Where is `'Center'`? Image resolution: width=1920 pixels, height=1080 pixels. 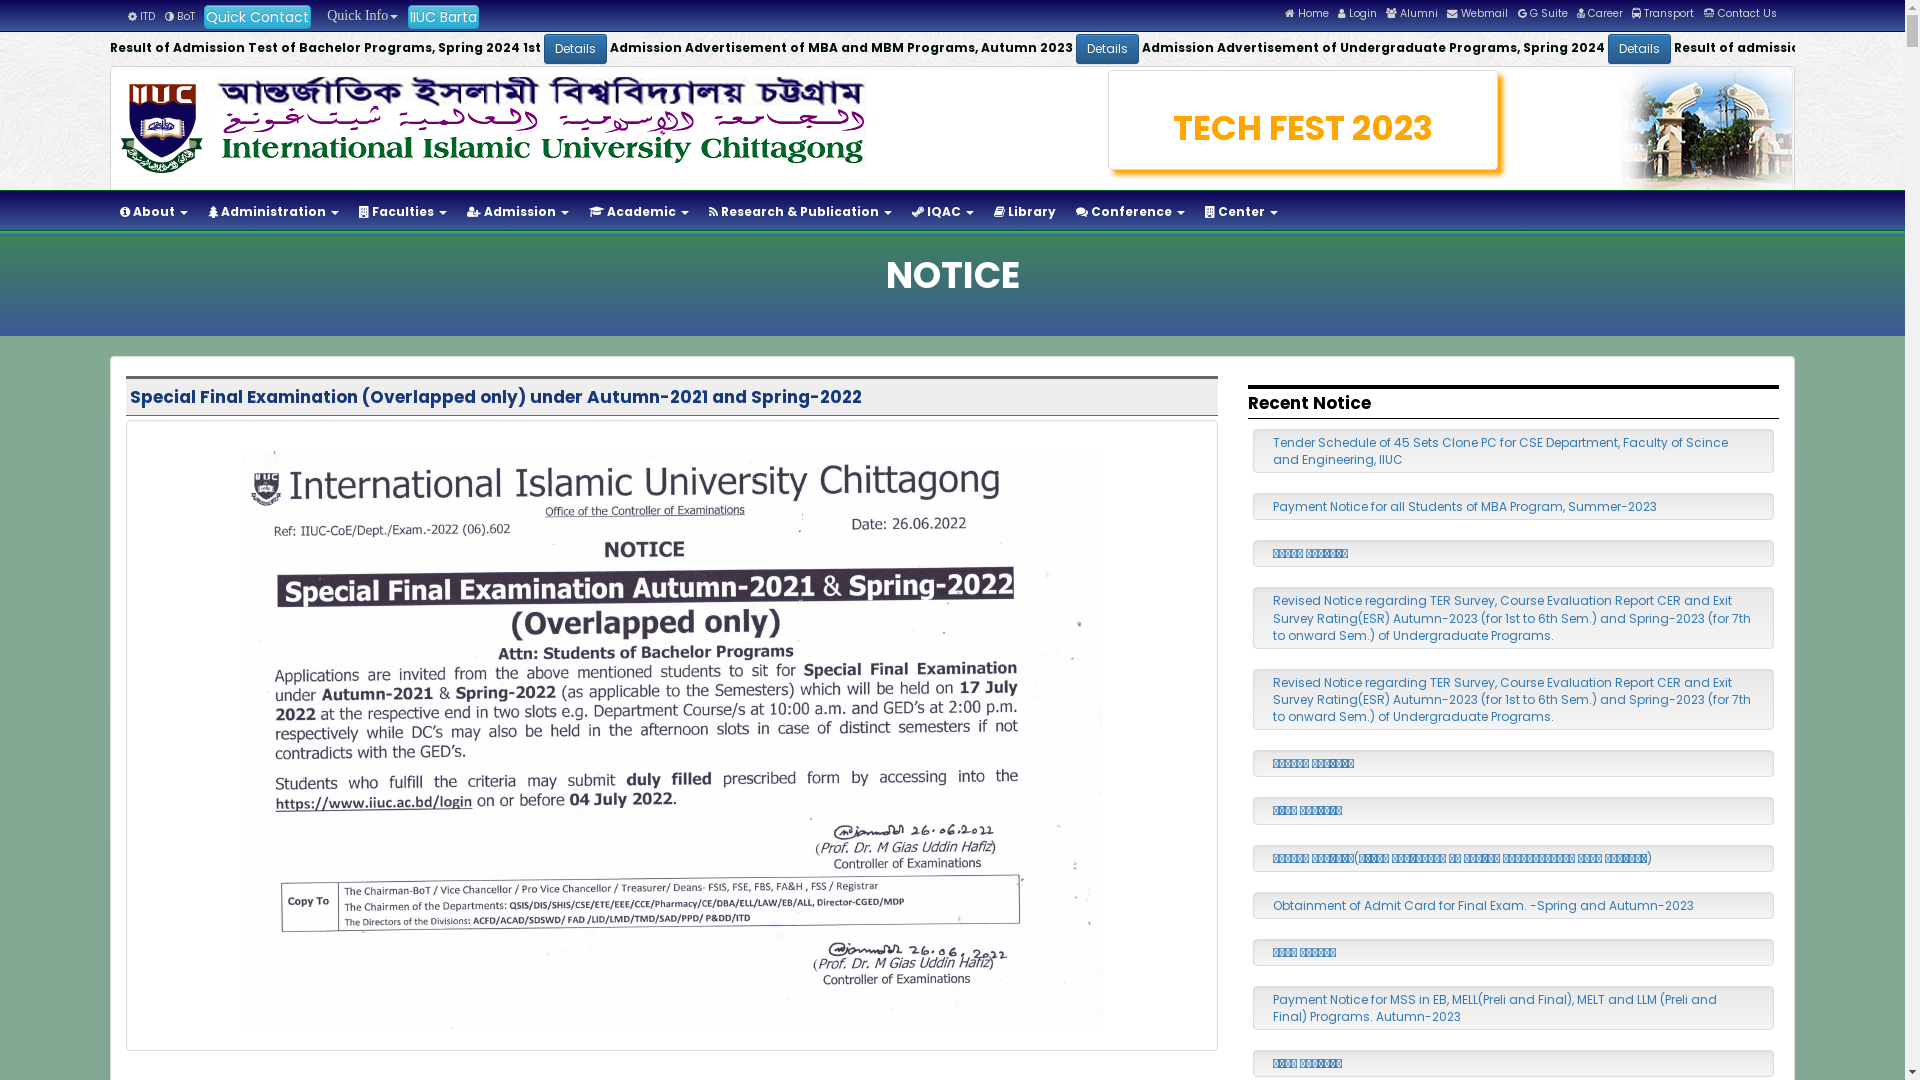 'Center' is located at coordinates (1240, 212).